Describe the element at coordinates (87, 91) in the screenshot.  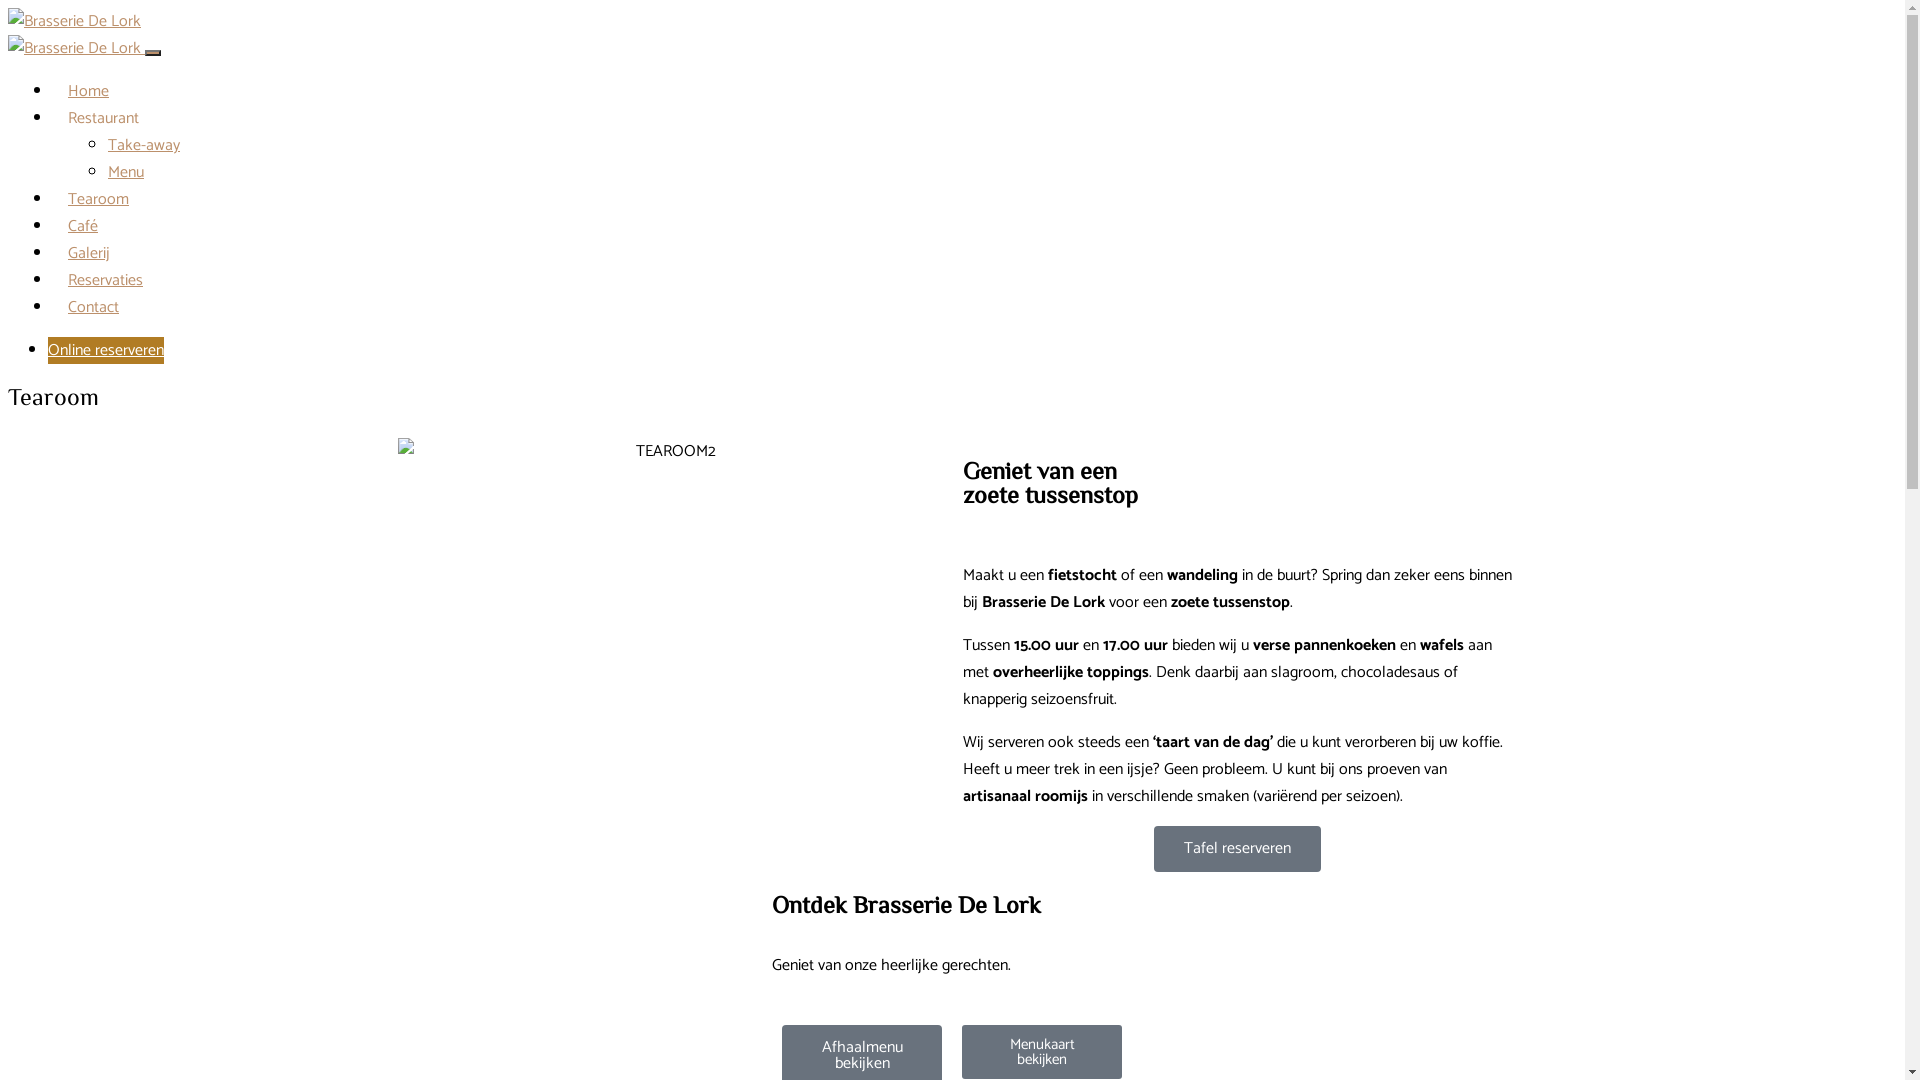
I see `'Home'` at that location.